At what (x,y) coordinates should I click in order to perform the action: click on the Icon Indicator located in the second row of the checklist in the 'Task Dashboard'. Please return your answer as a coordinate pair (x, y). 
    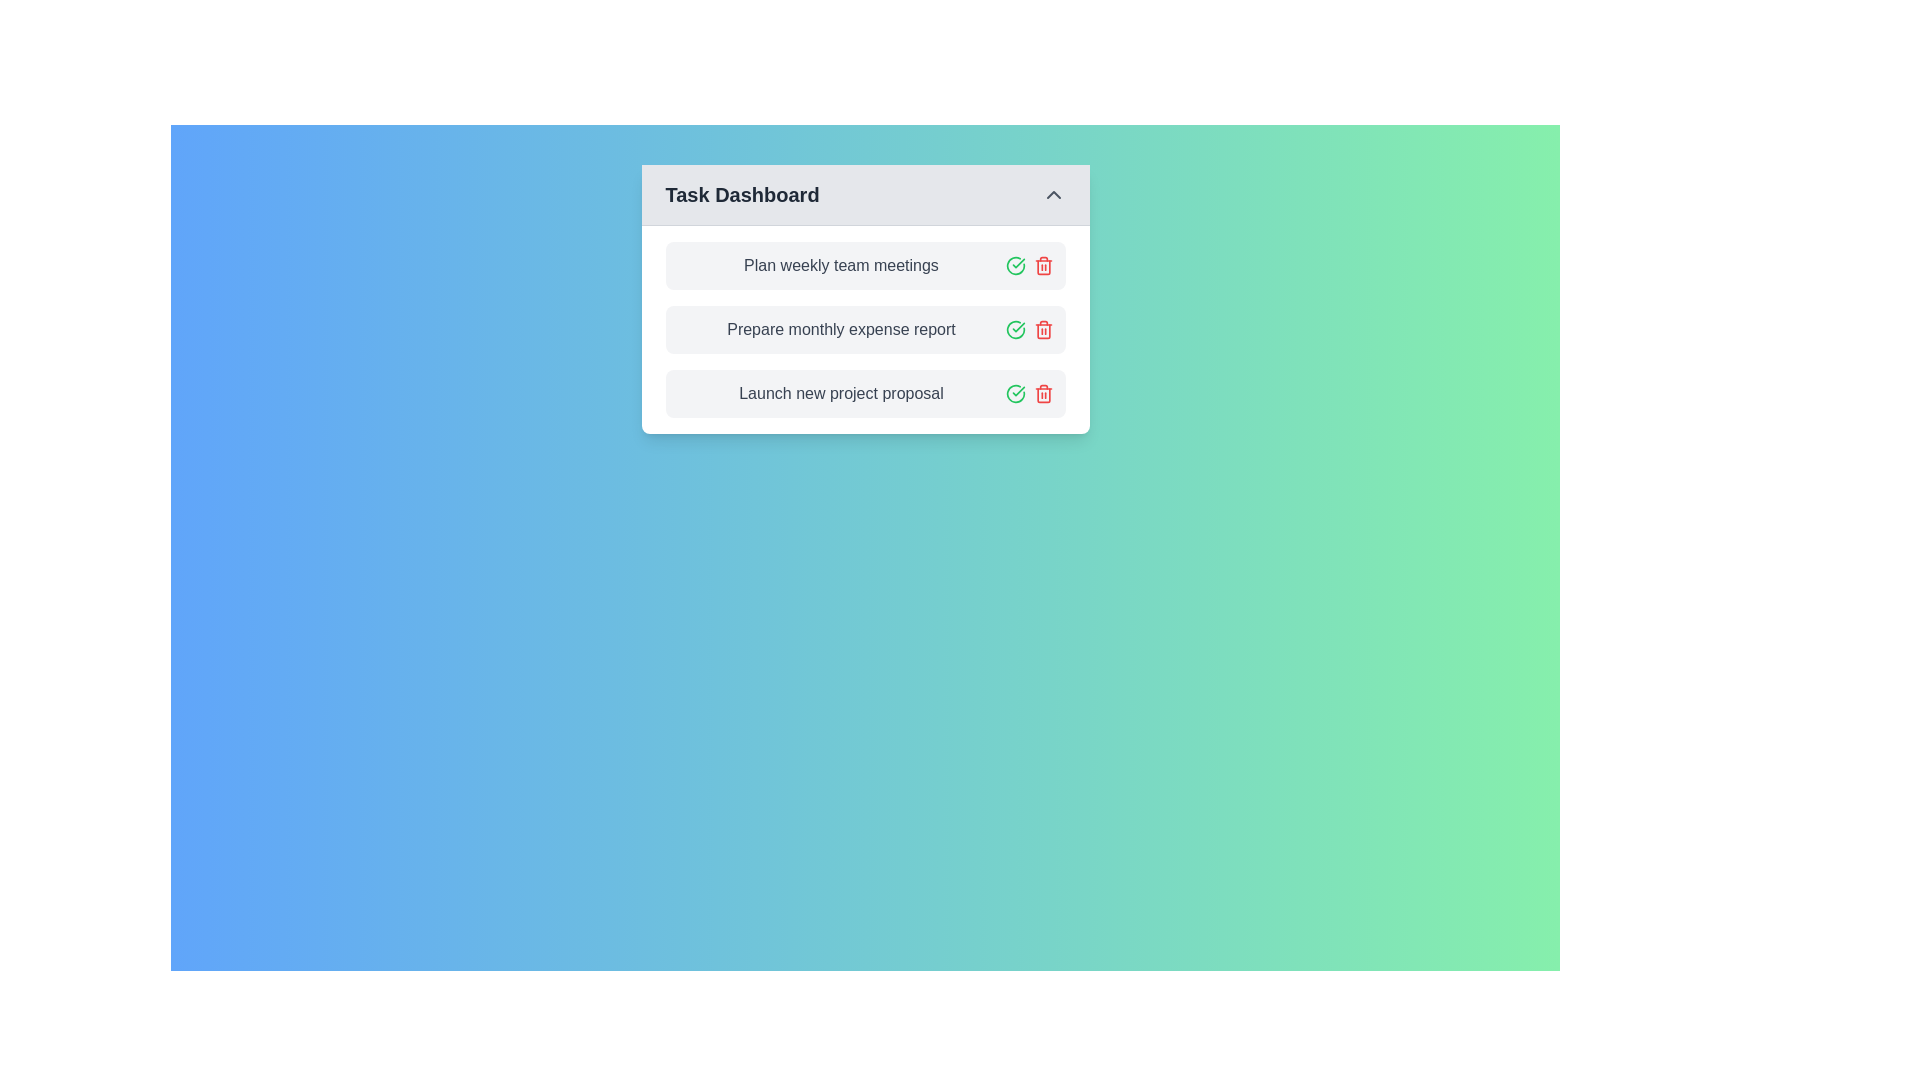
    Looking at the image, I should click on (1015, 265).